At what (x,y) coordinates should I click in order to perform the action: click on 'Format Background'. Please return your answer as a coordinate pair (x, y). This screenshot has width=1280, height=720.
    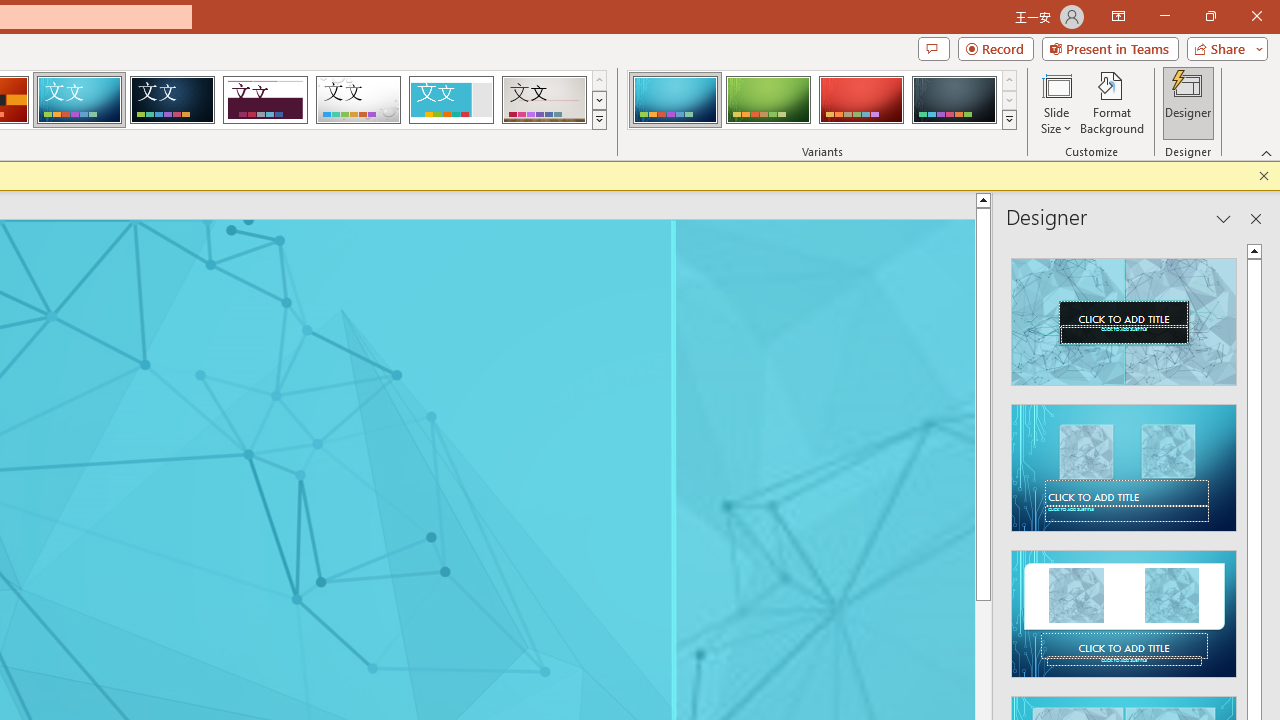
    Looking at the image, I should click on (1111, 103).